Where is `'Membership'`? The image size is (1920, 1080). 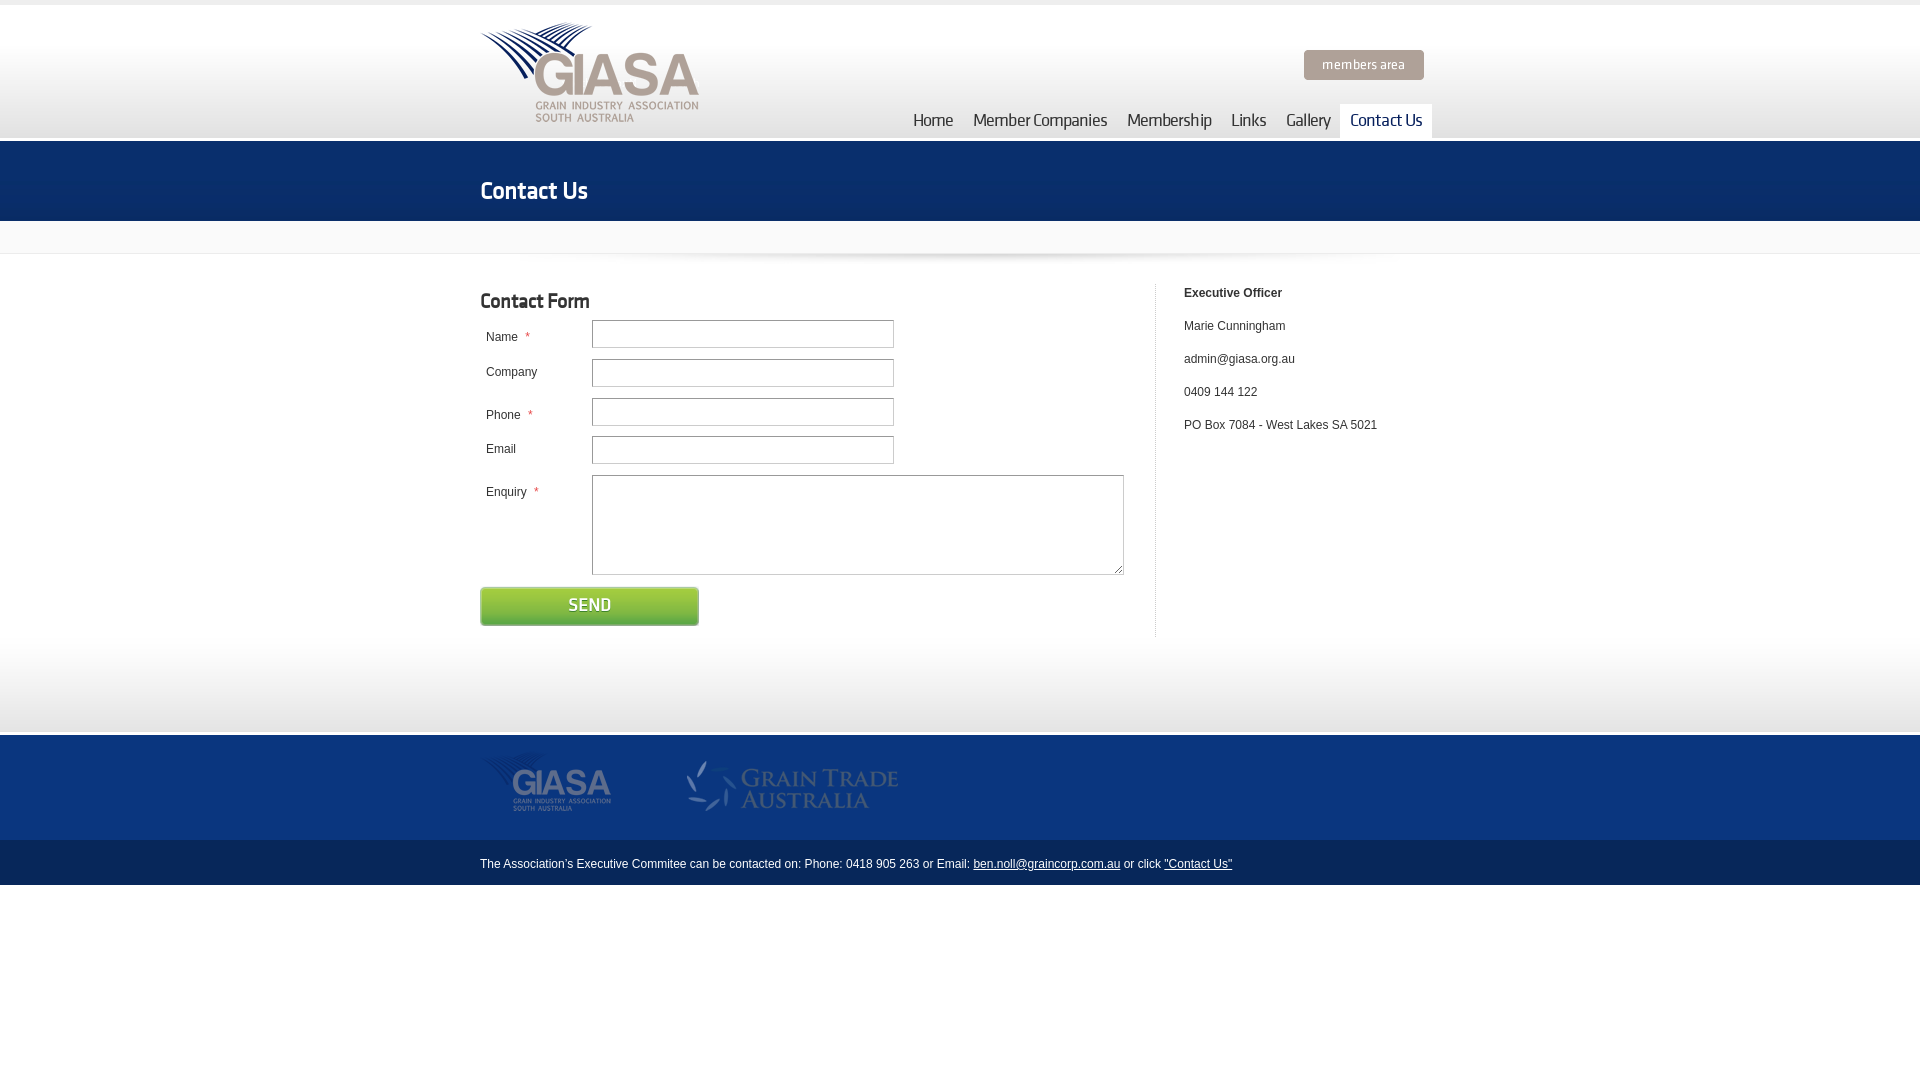
'Membership' is located at coordinates (1169, 120).